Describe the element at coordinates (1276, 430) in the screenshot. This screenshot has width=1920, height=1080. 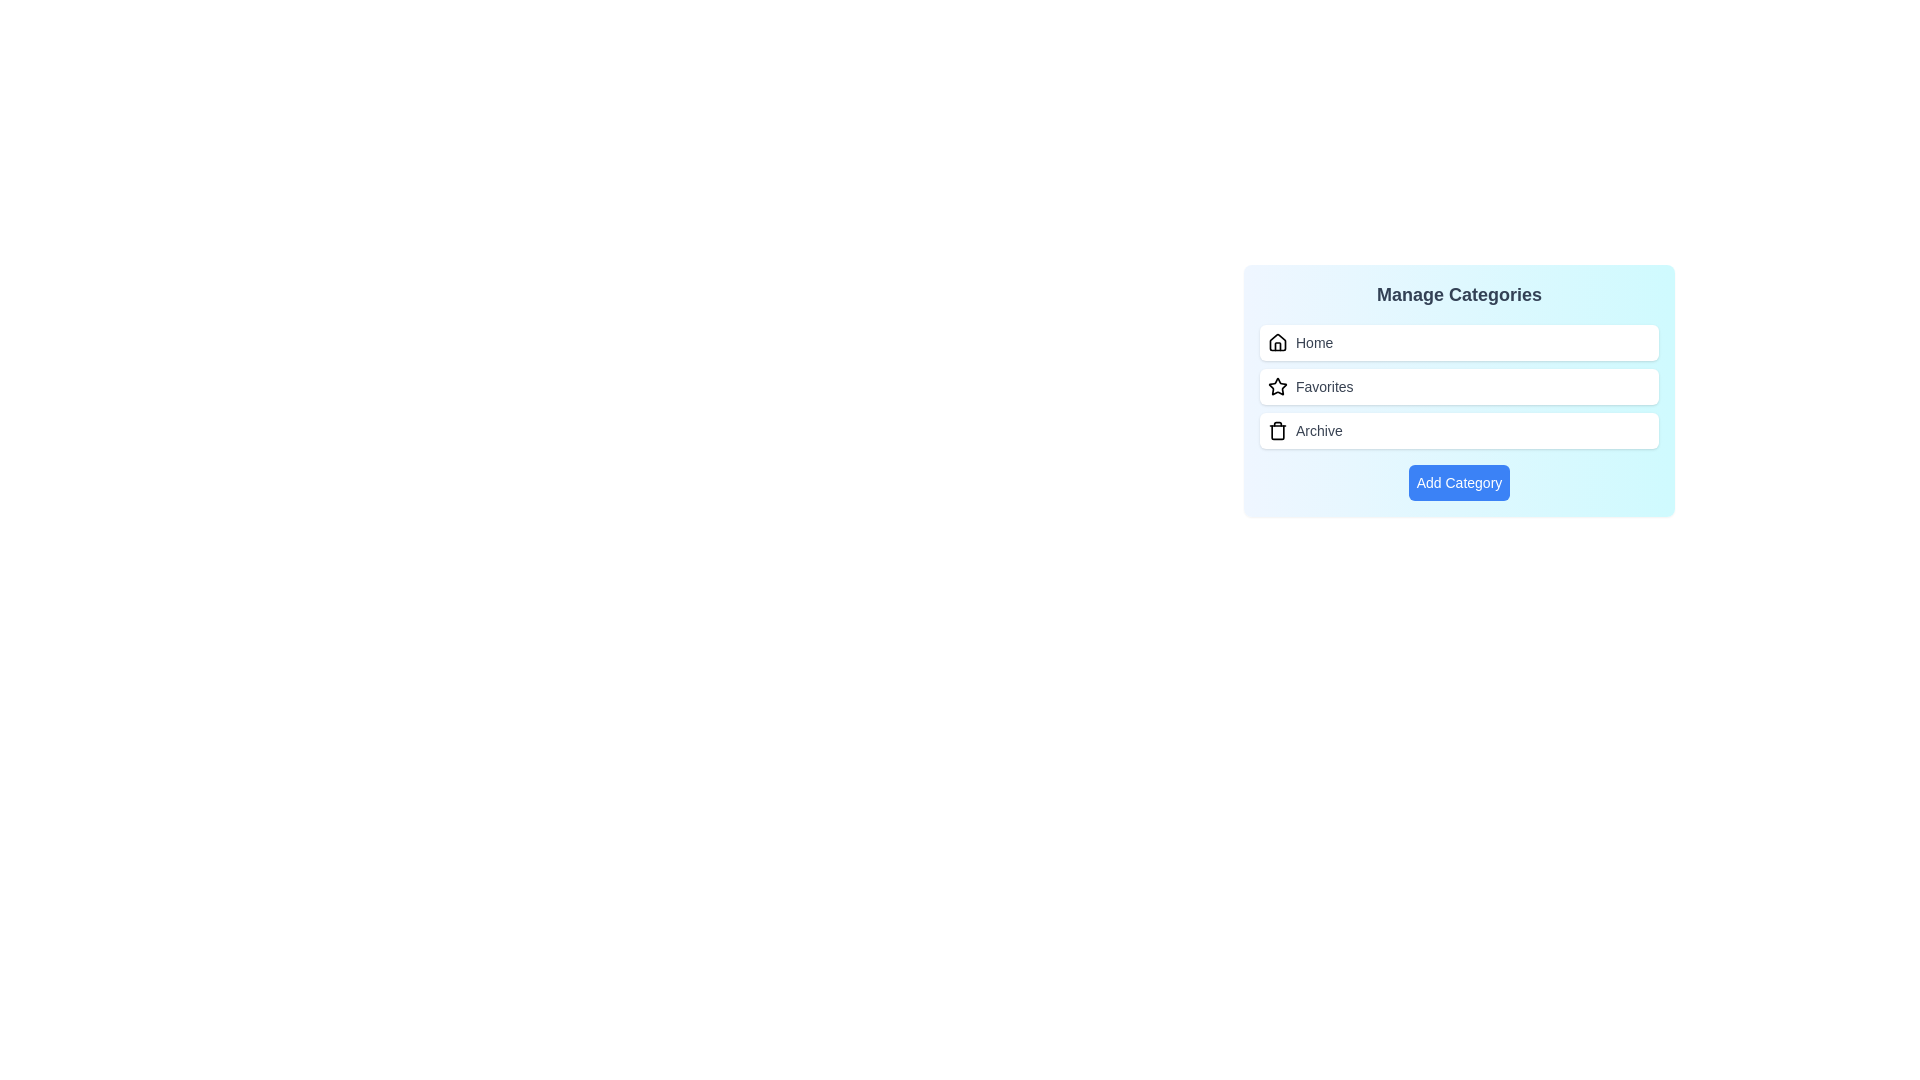
I see `the category icon corresponding to Archive` at that location.